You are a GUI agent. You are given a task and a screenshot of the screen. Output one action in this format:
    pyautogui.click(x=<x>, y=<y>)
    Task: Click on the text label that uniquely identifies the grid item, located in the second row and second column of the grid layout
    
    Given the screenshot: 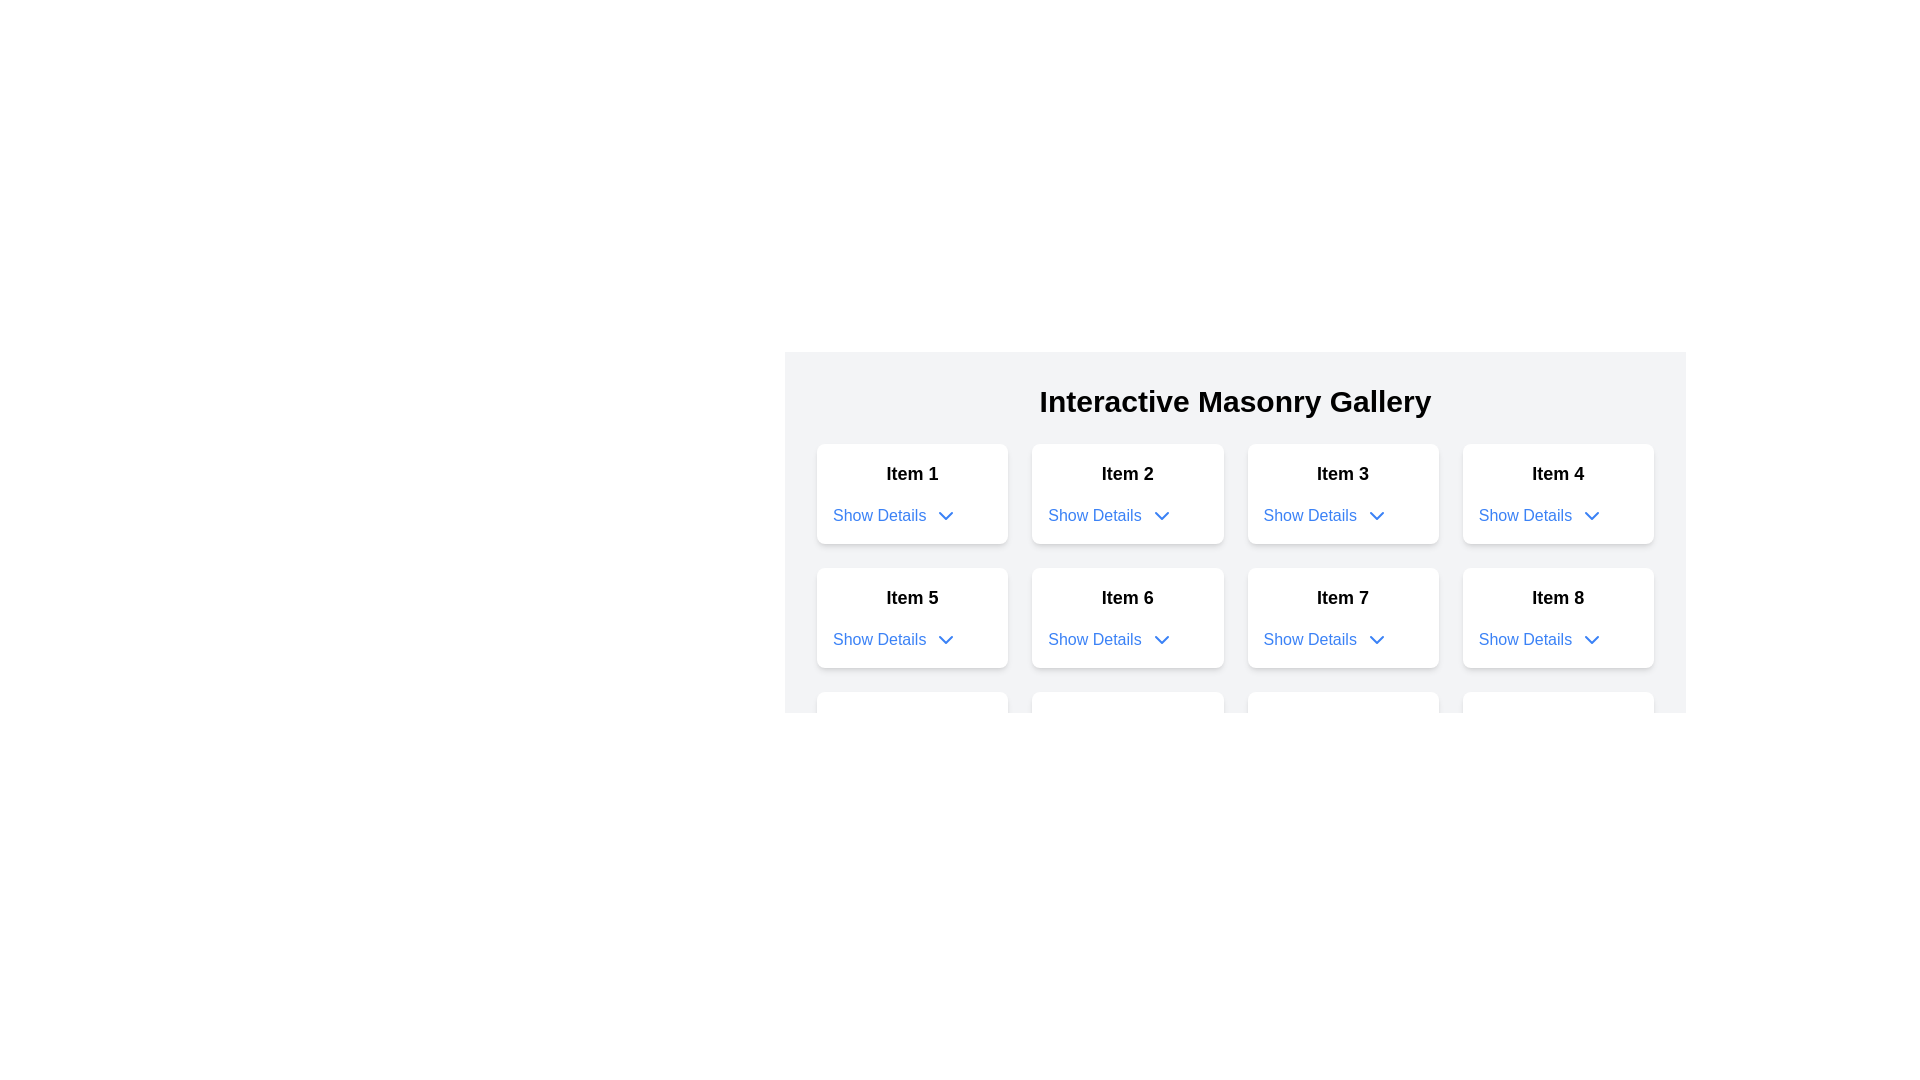 What is the action you would take?
    pyautogui.click(x=1127, y=596)
    